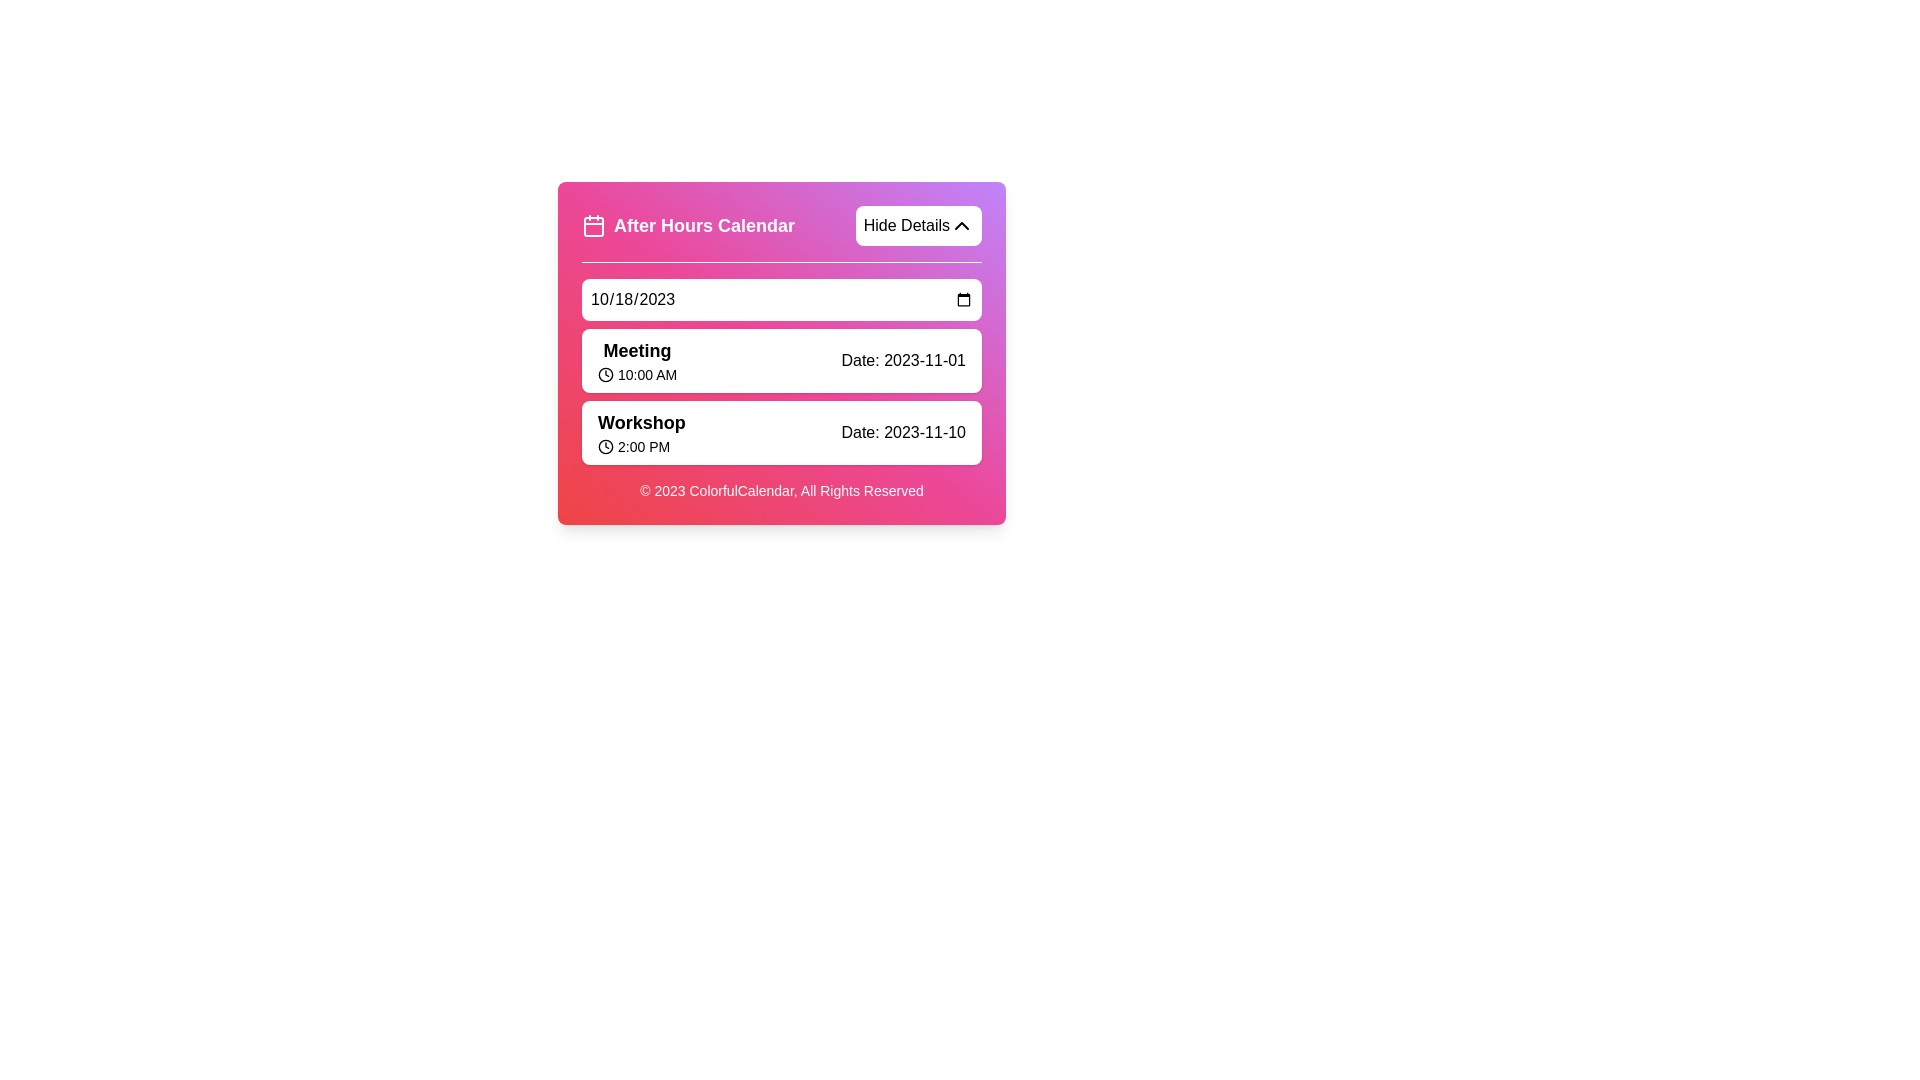 Image resolution: width=1920 pixels, height=1080 pixels. I want to click on text label displaying 'Date: 2023-11-10' located at the bottom-right corner of the 'Workshop' entry, adjacent to the '2:00 PM' time text, so click(902, 431).